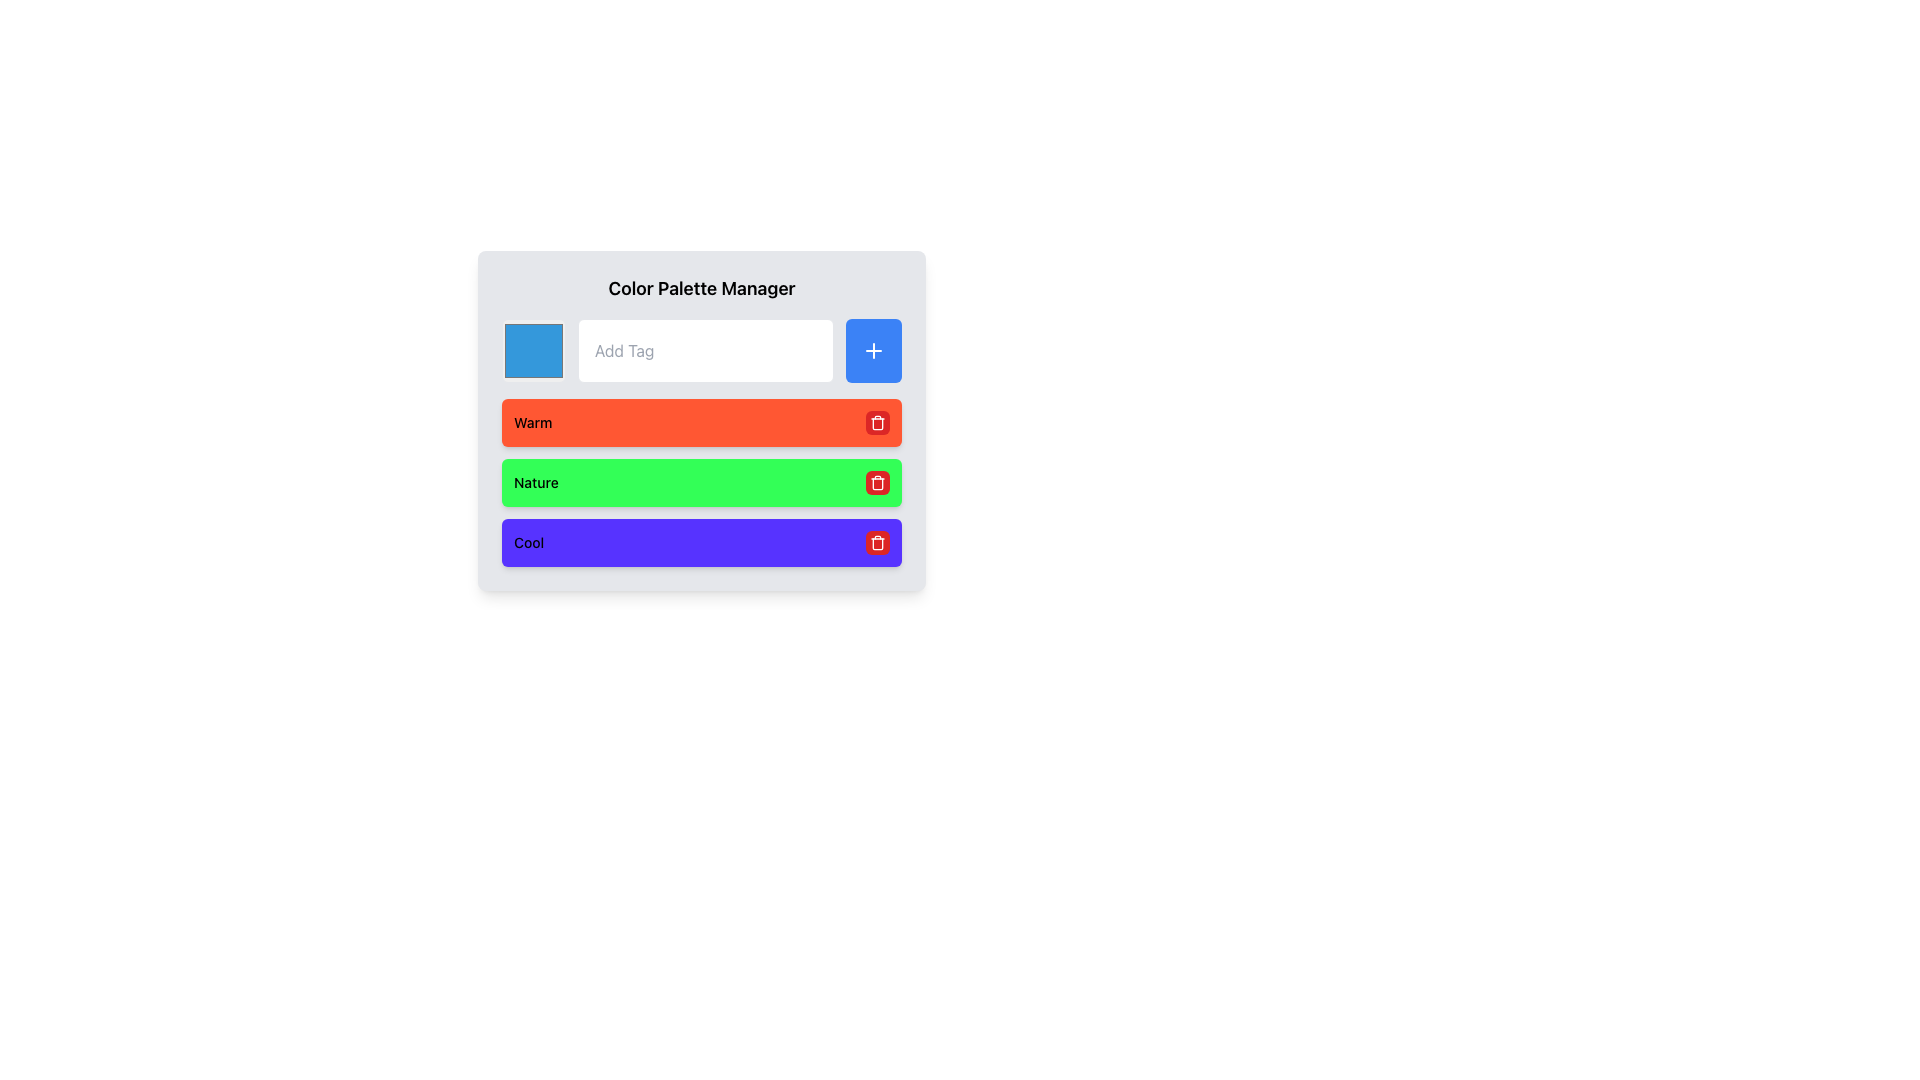 This screenshot has height=1080, width=1920. I want to click on the trash can icon represented by the vertical bar-like structure within the SVG, which is aligned with the delete button associated with the green 'Nature' label, so click(878, 483).